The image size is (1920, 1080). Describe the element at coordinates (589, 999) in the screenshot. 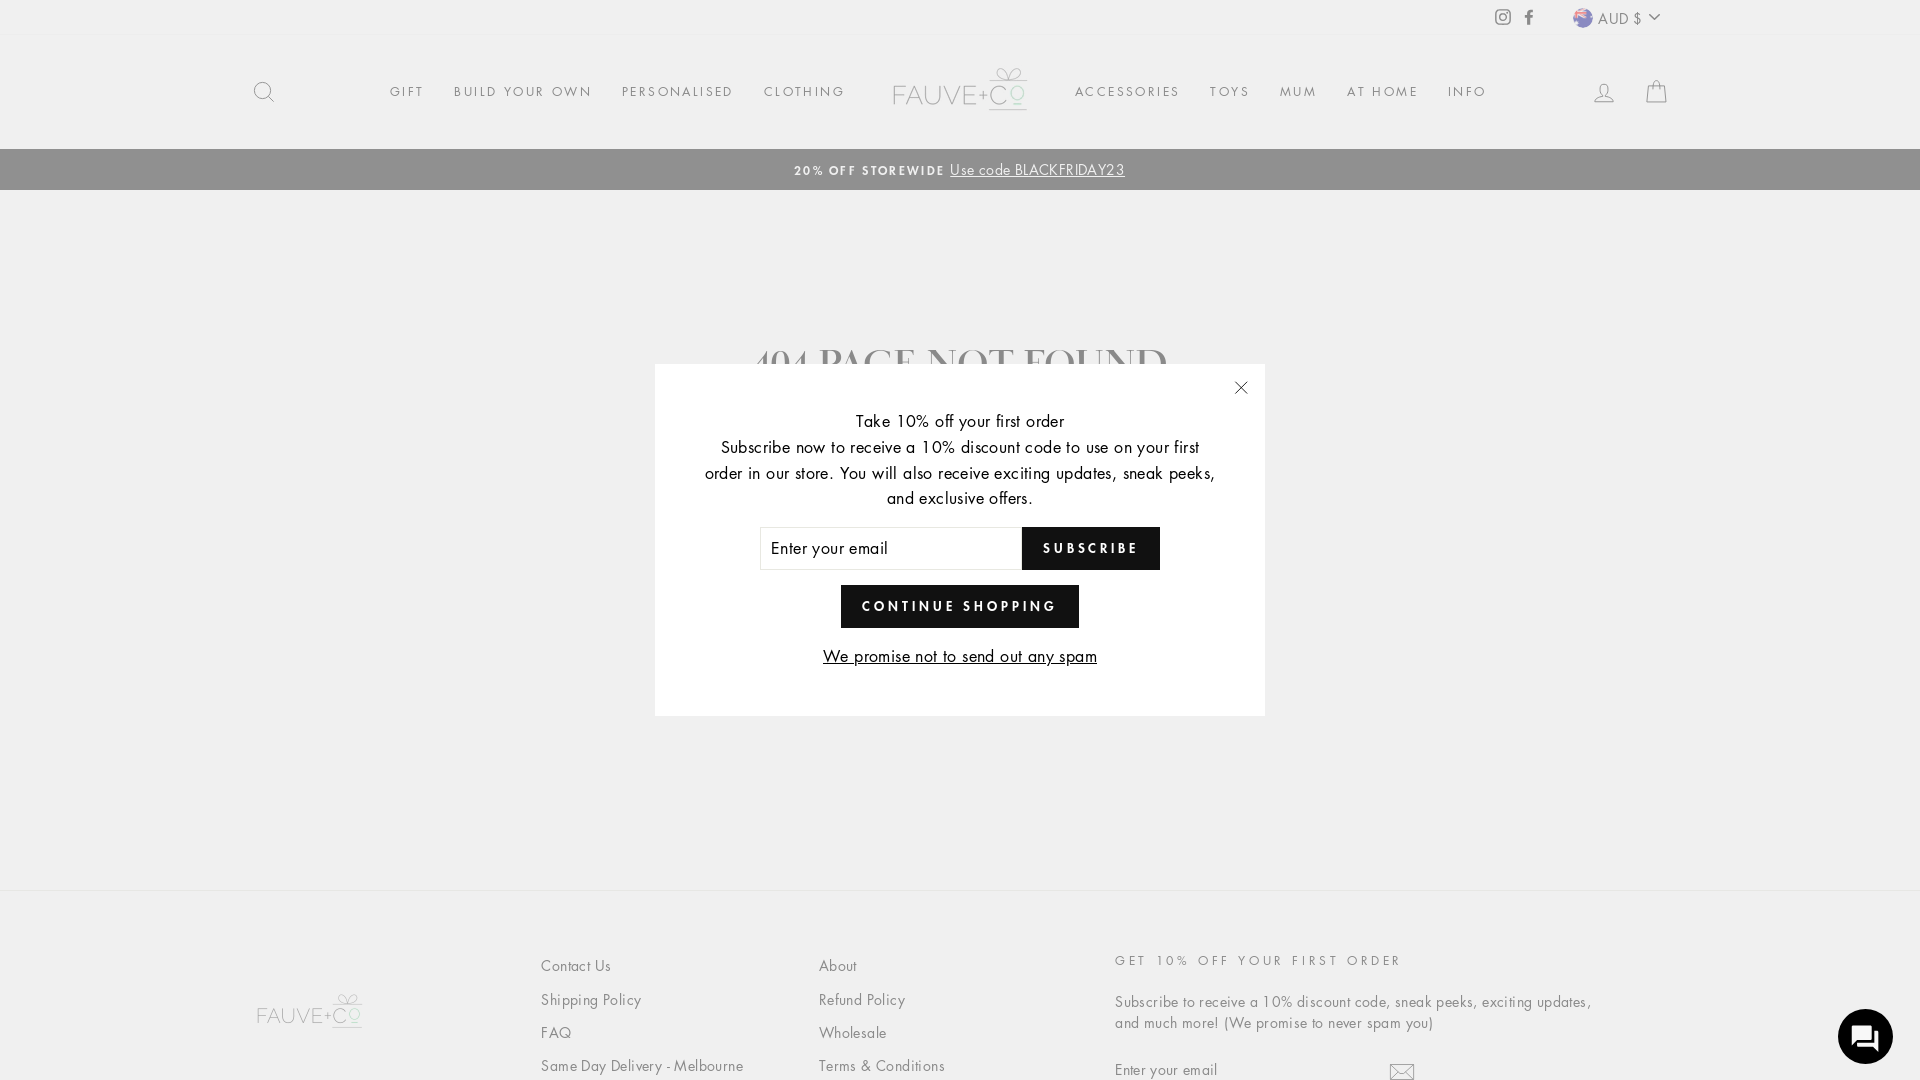

I see `'Shipping Policy'` at that location.